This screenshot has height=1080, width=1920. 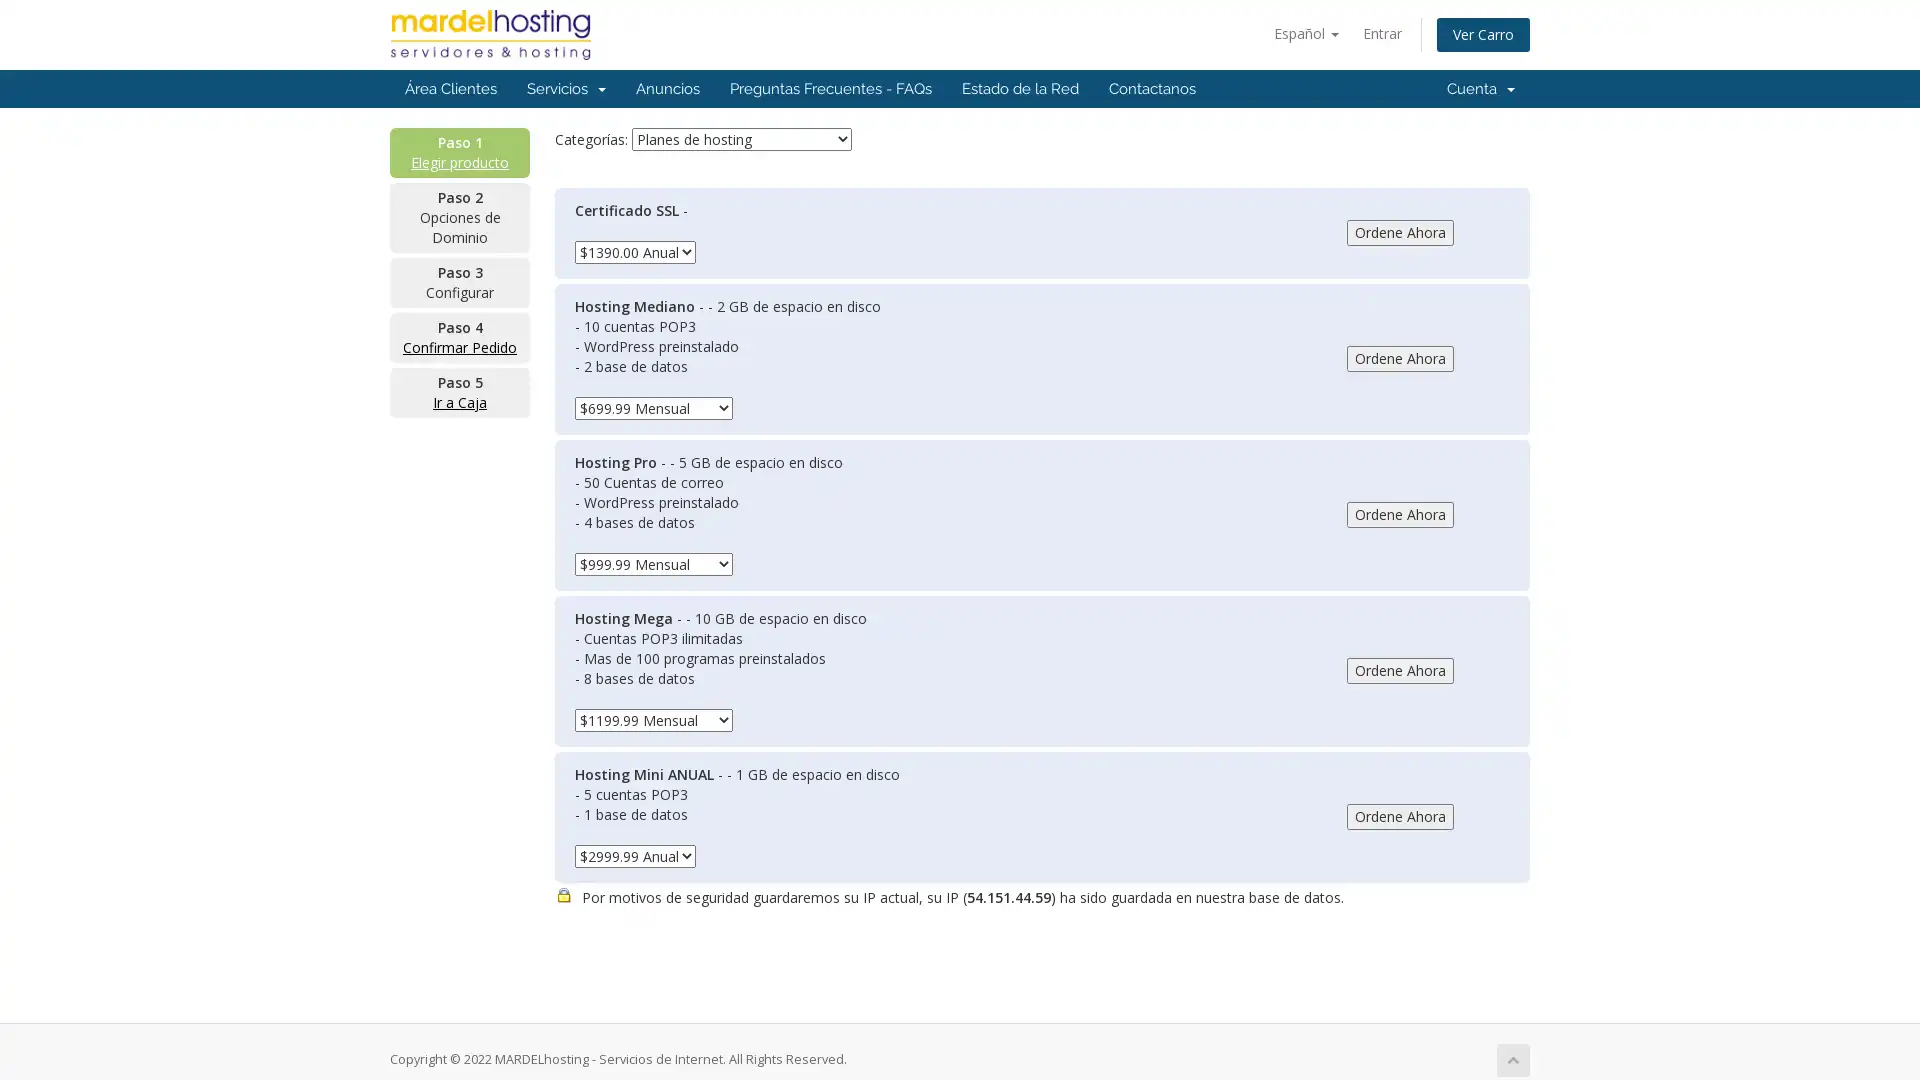 I want to click on Ordene Ahora, so click(x=1399, y=816).